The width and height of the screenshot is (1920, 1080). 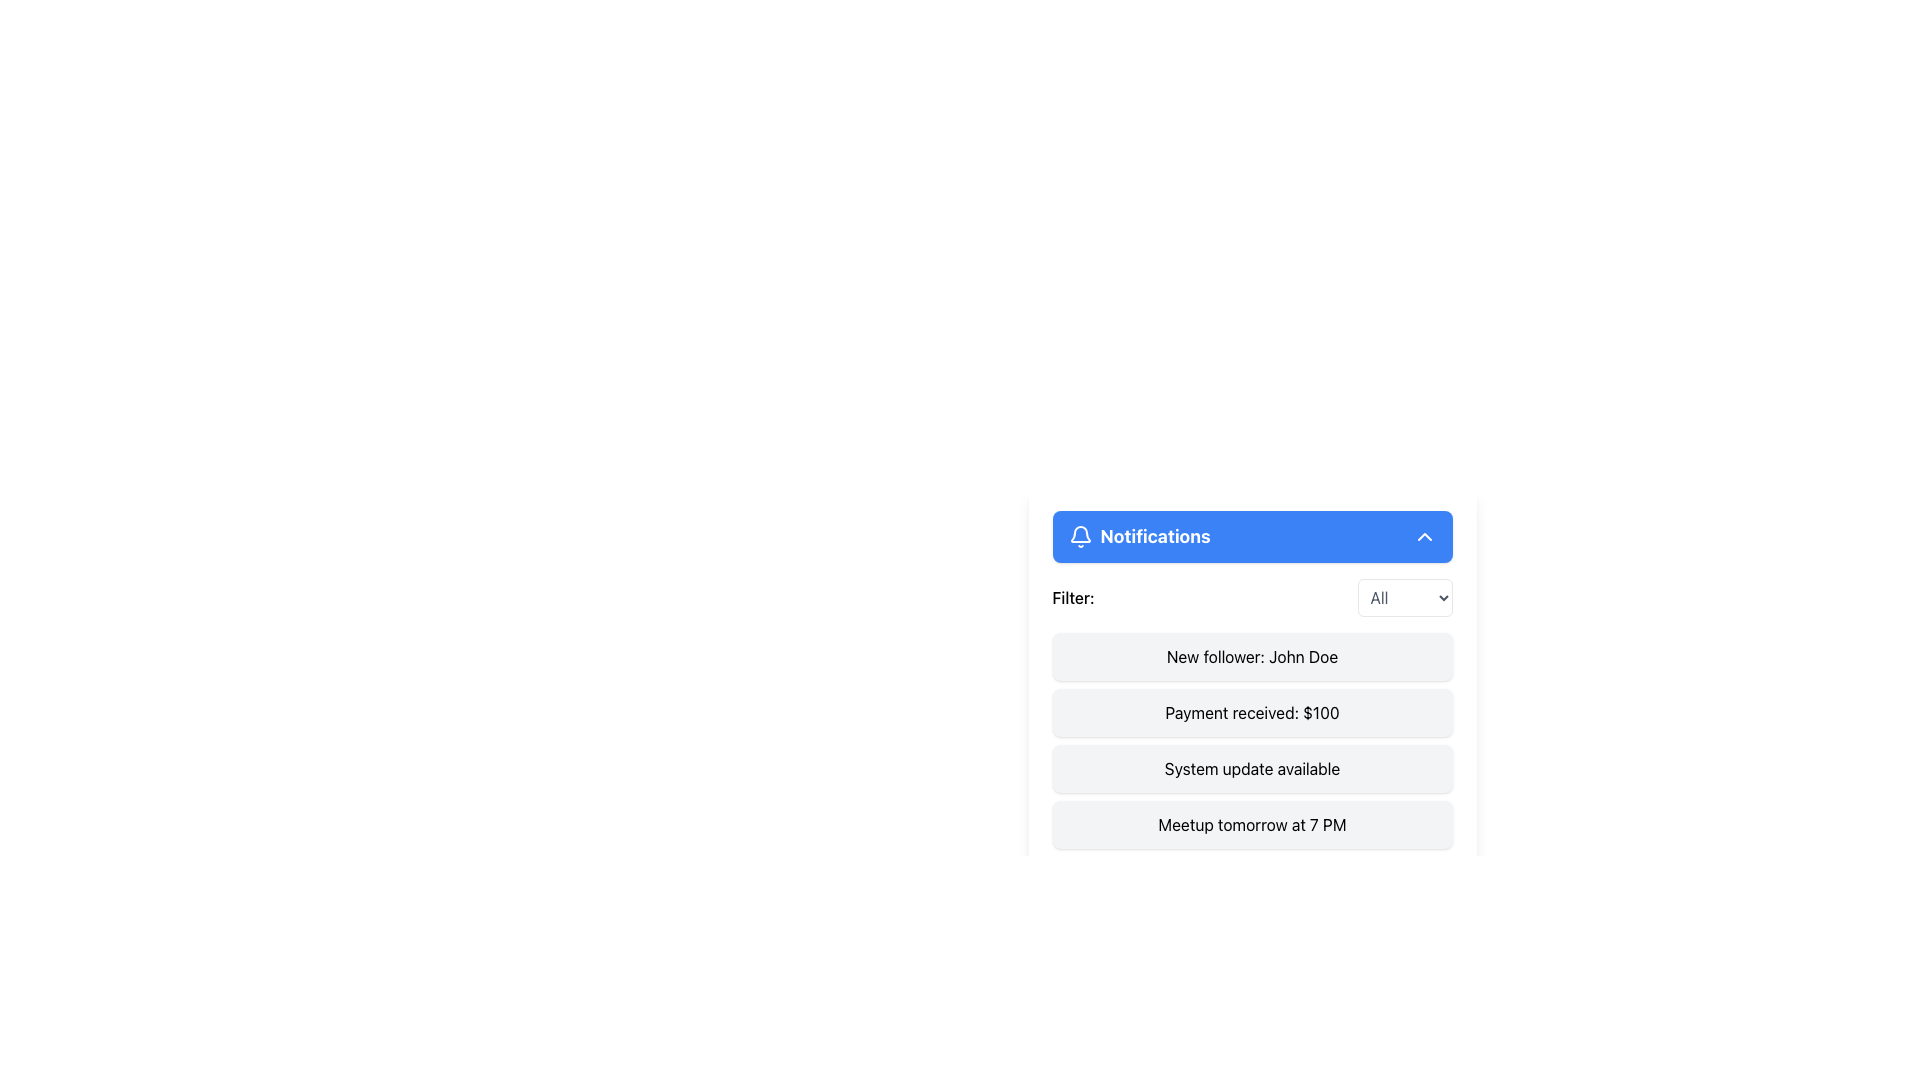 I want to click on the text label that serves as the title for the notification panel, located in the header and positioned to the right of the bell icon, so click(x=1155, y=535).